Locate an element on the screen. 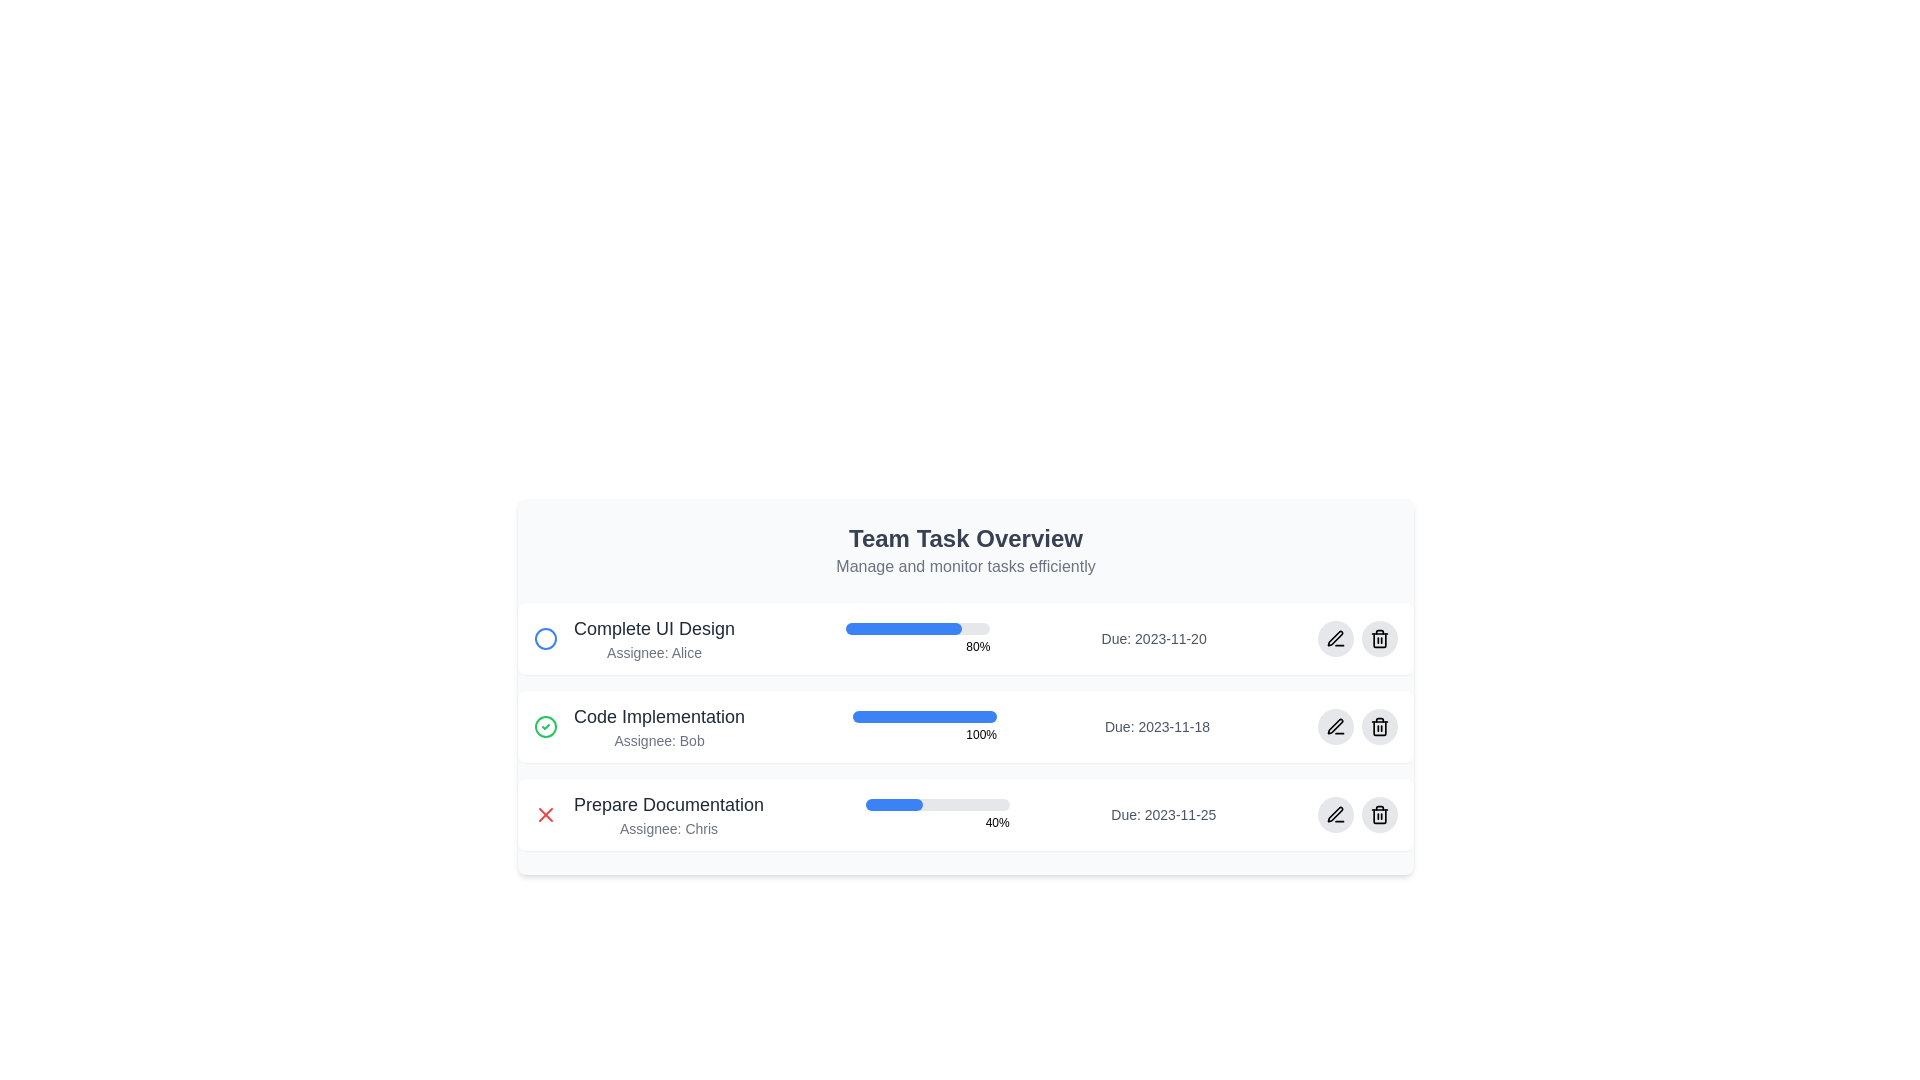 This screenshot has height=1080, width=1920. details of the task item widget titled 'Code Implementation' with the subtitle 'Assignee: Bob', which is the second task item in the task list is located at coordinates (638, 726).